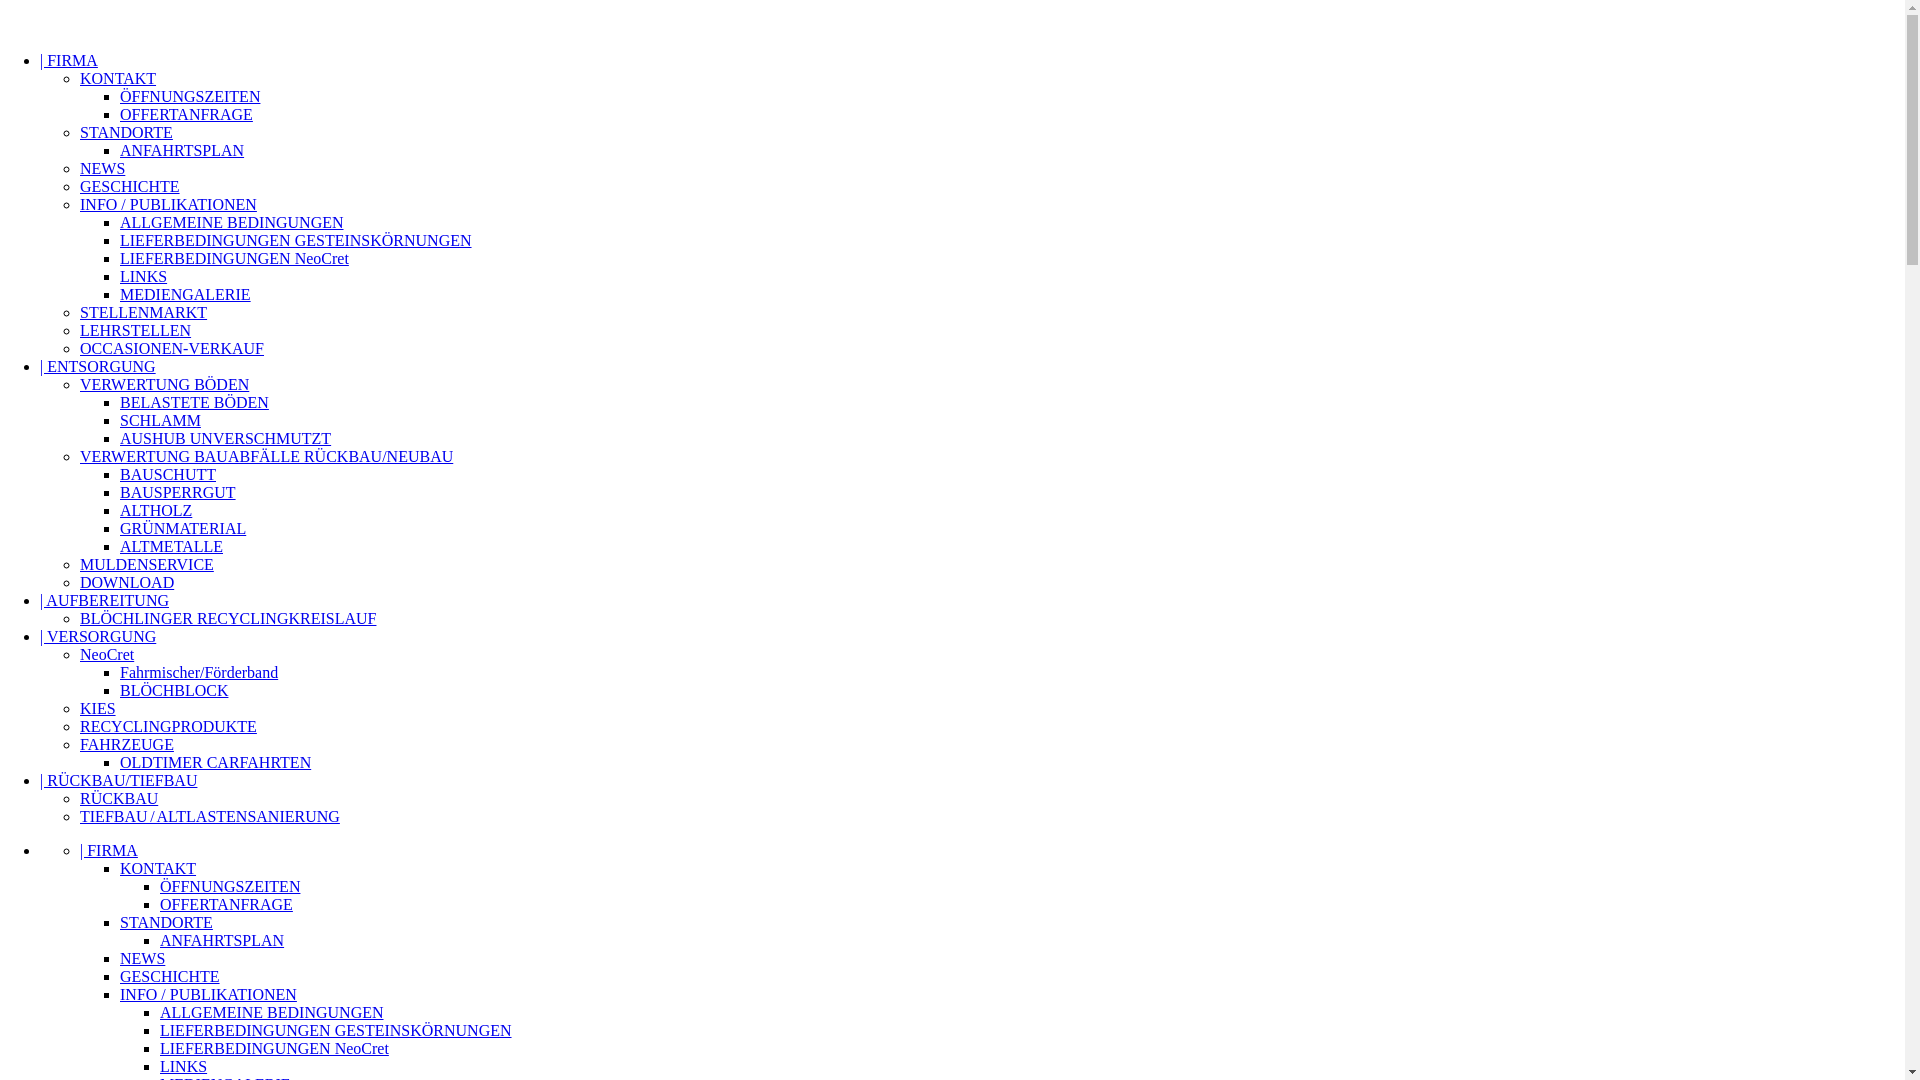 The image size is (1920, 1080). I want to click on '| FIRMA', so click(108, 850).